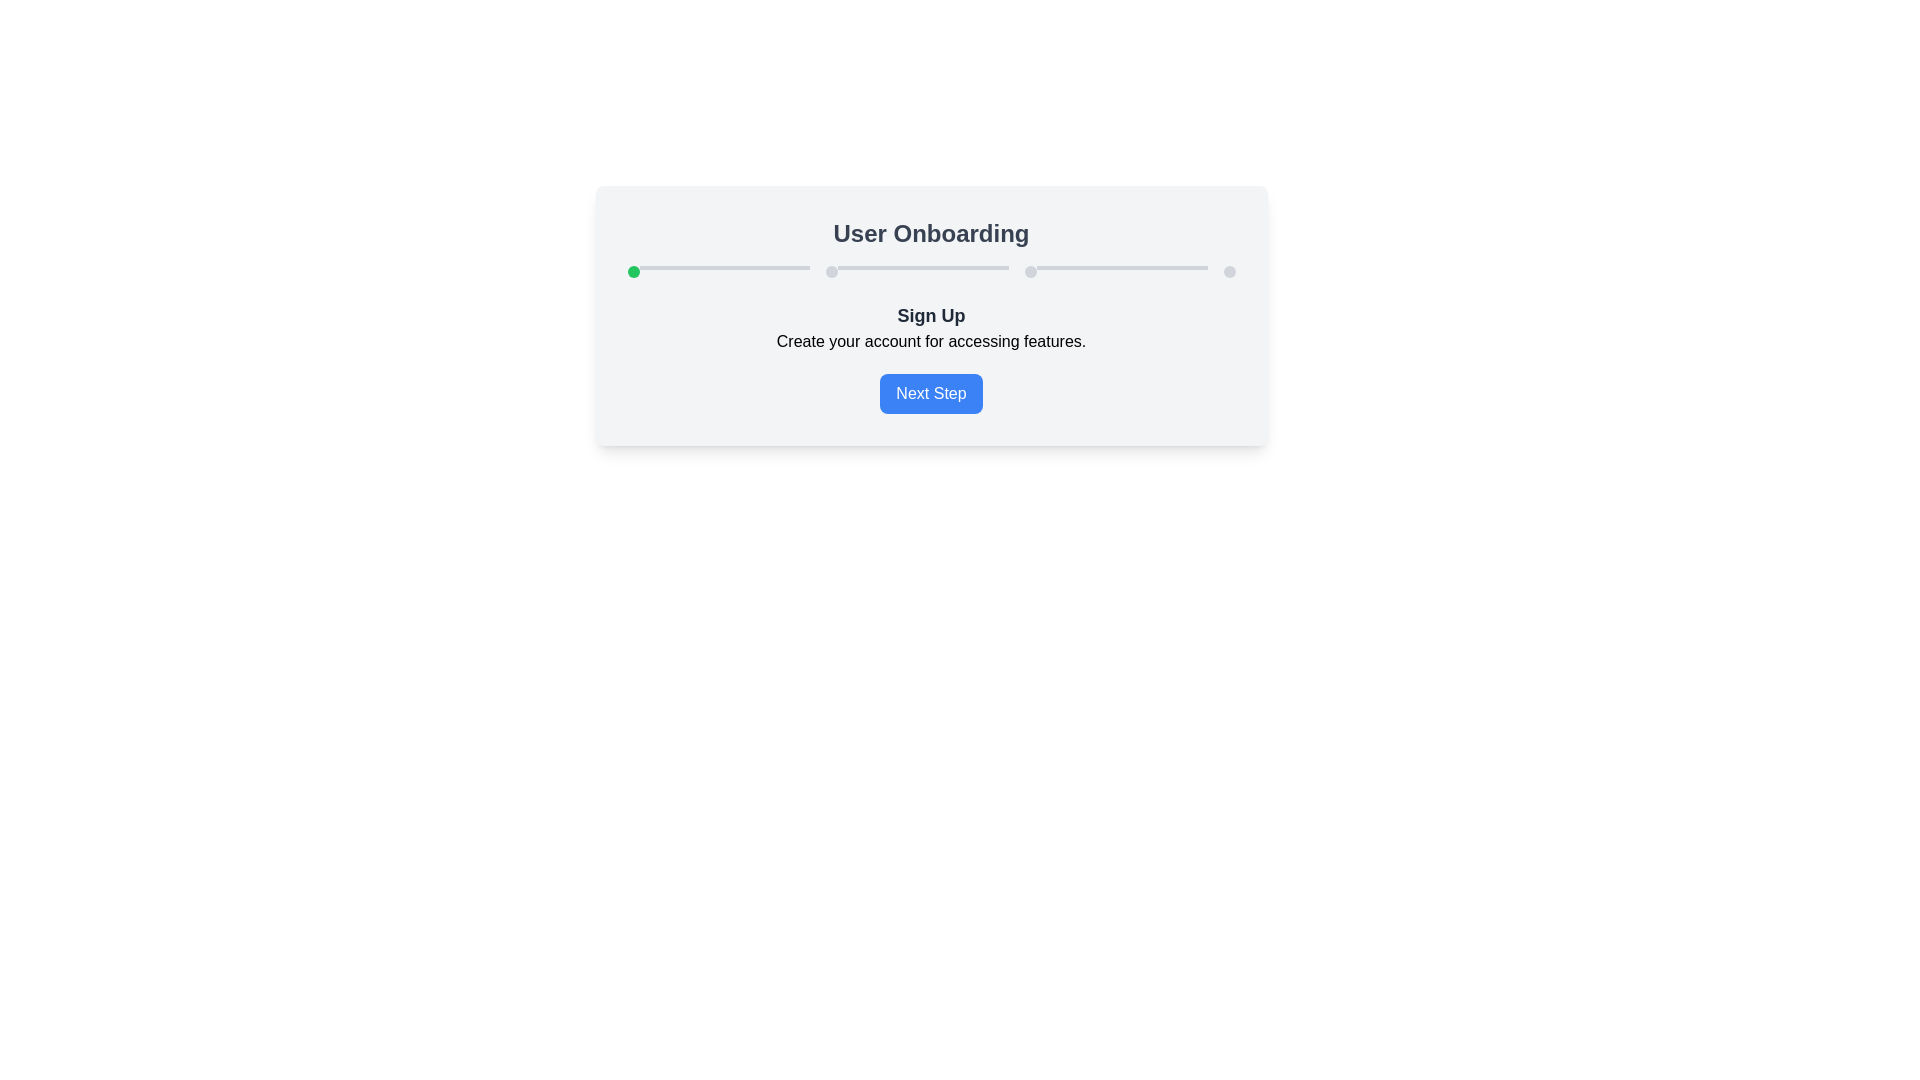 The image size is (1920, 1080). What do you see at coordinates (922, 266) in the screenshot?
I see `the fourth segment of the progress bar, which is positioned between two small gray circles, to visually indicate progress` at bounding box center [922, 266].